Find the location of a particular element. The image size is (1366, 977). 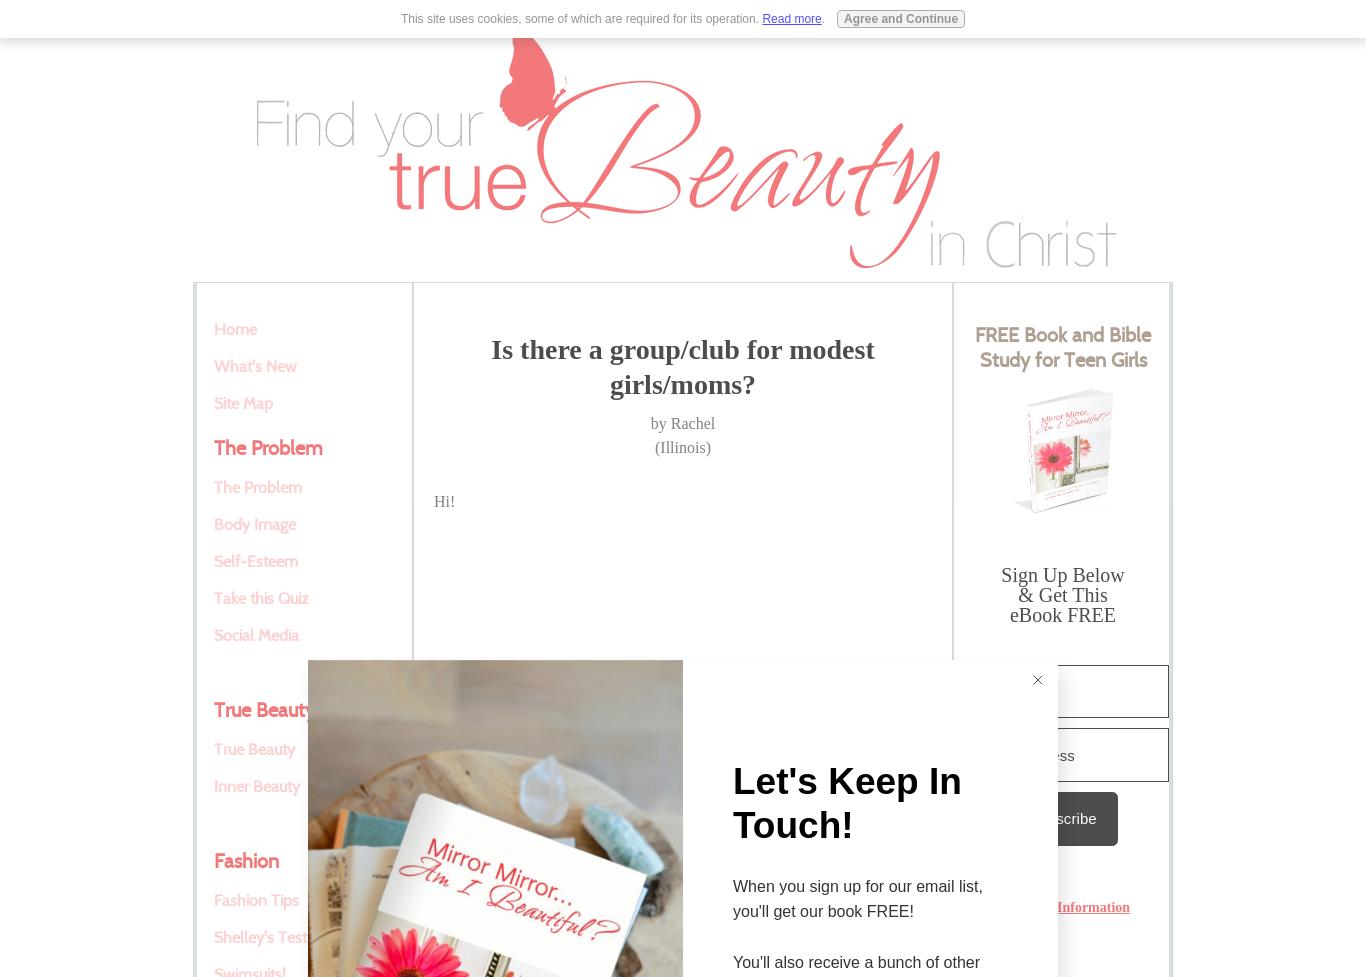

'Subscribe' is located at coordinates (1028, 816).